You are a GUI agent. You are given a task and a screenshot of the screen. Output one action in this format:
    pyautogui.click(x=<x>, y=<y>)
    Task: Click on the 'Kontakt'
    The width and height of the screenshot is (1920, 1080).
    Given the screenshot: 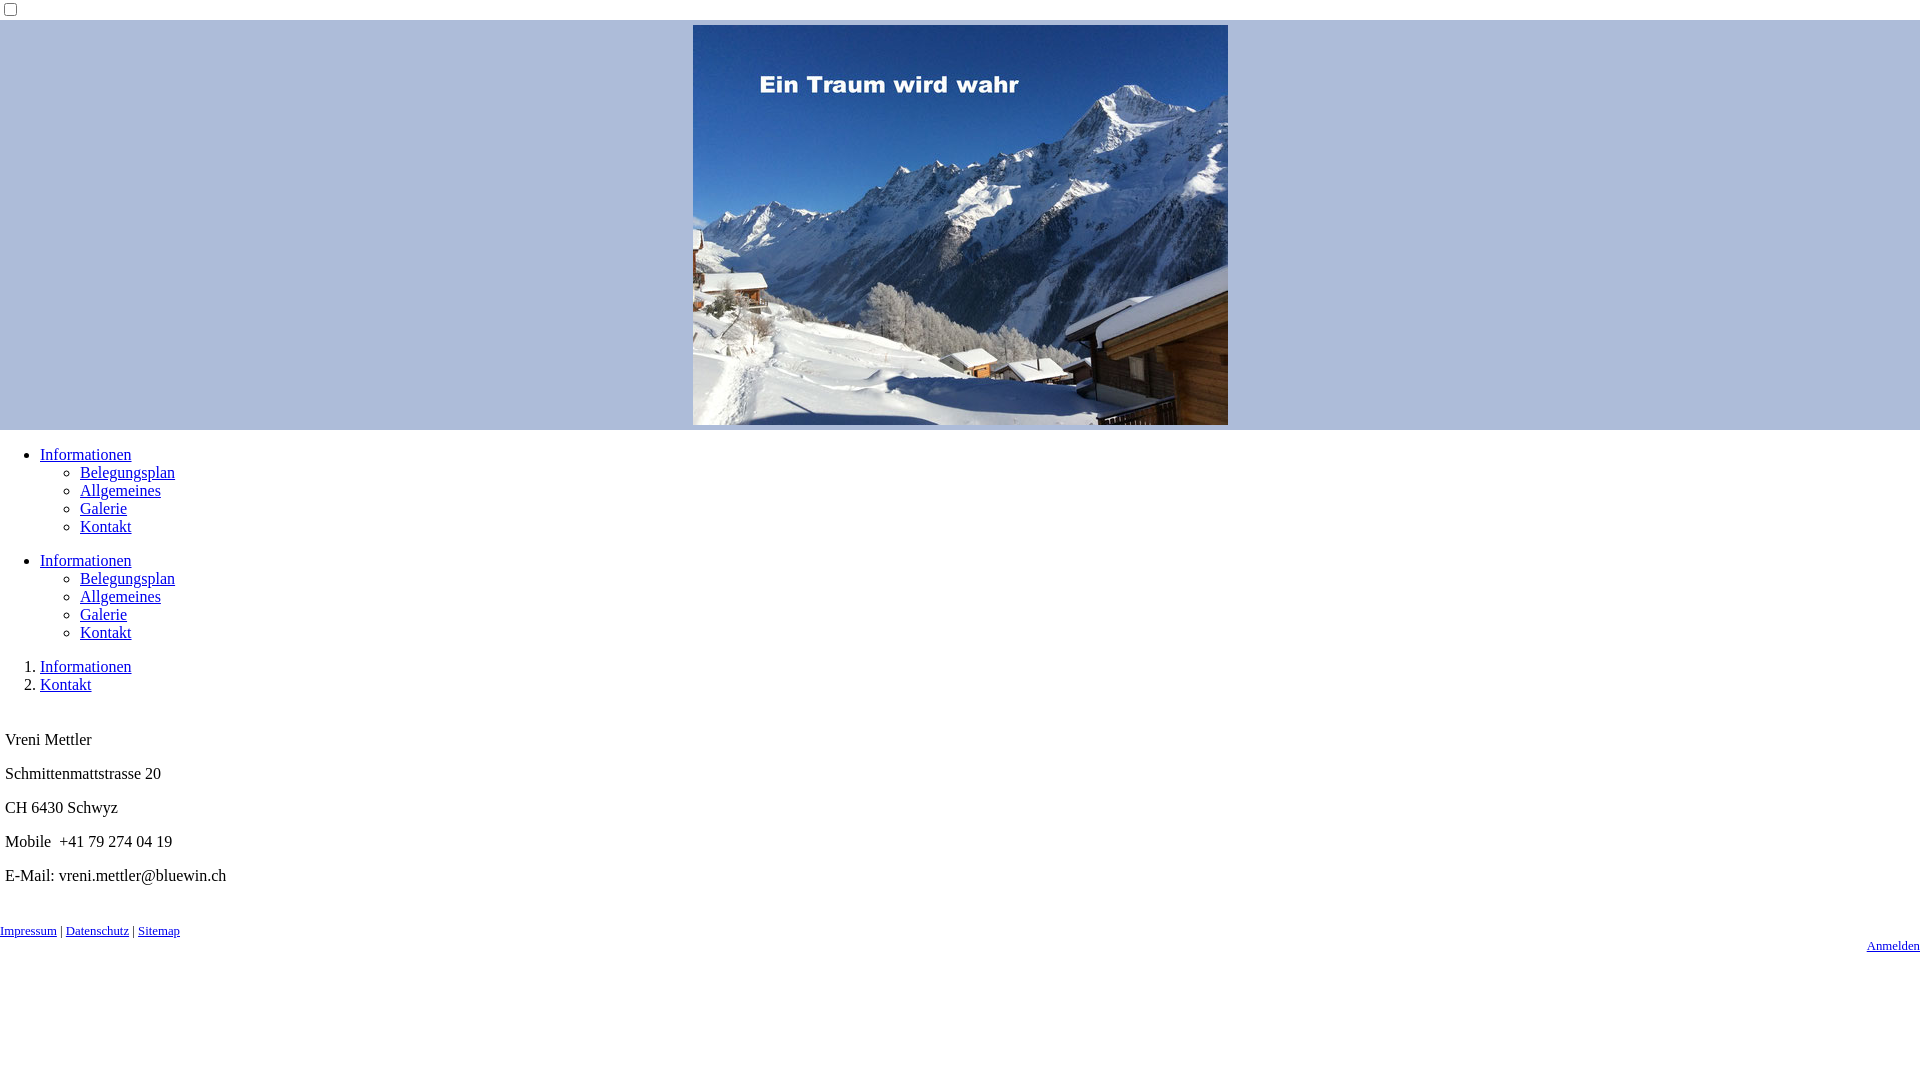 What is the action you would take?
    pyautogui.click(x=104, y=632)
    